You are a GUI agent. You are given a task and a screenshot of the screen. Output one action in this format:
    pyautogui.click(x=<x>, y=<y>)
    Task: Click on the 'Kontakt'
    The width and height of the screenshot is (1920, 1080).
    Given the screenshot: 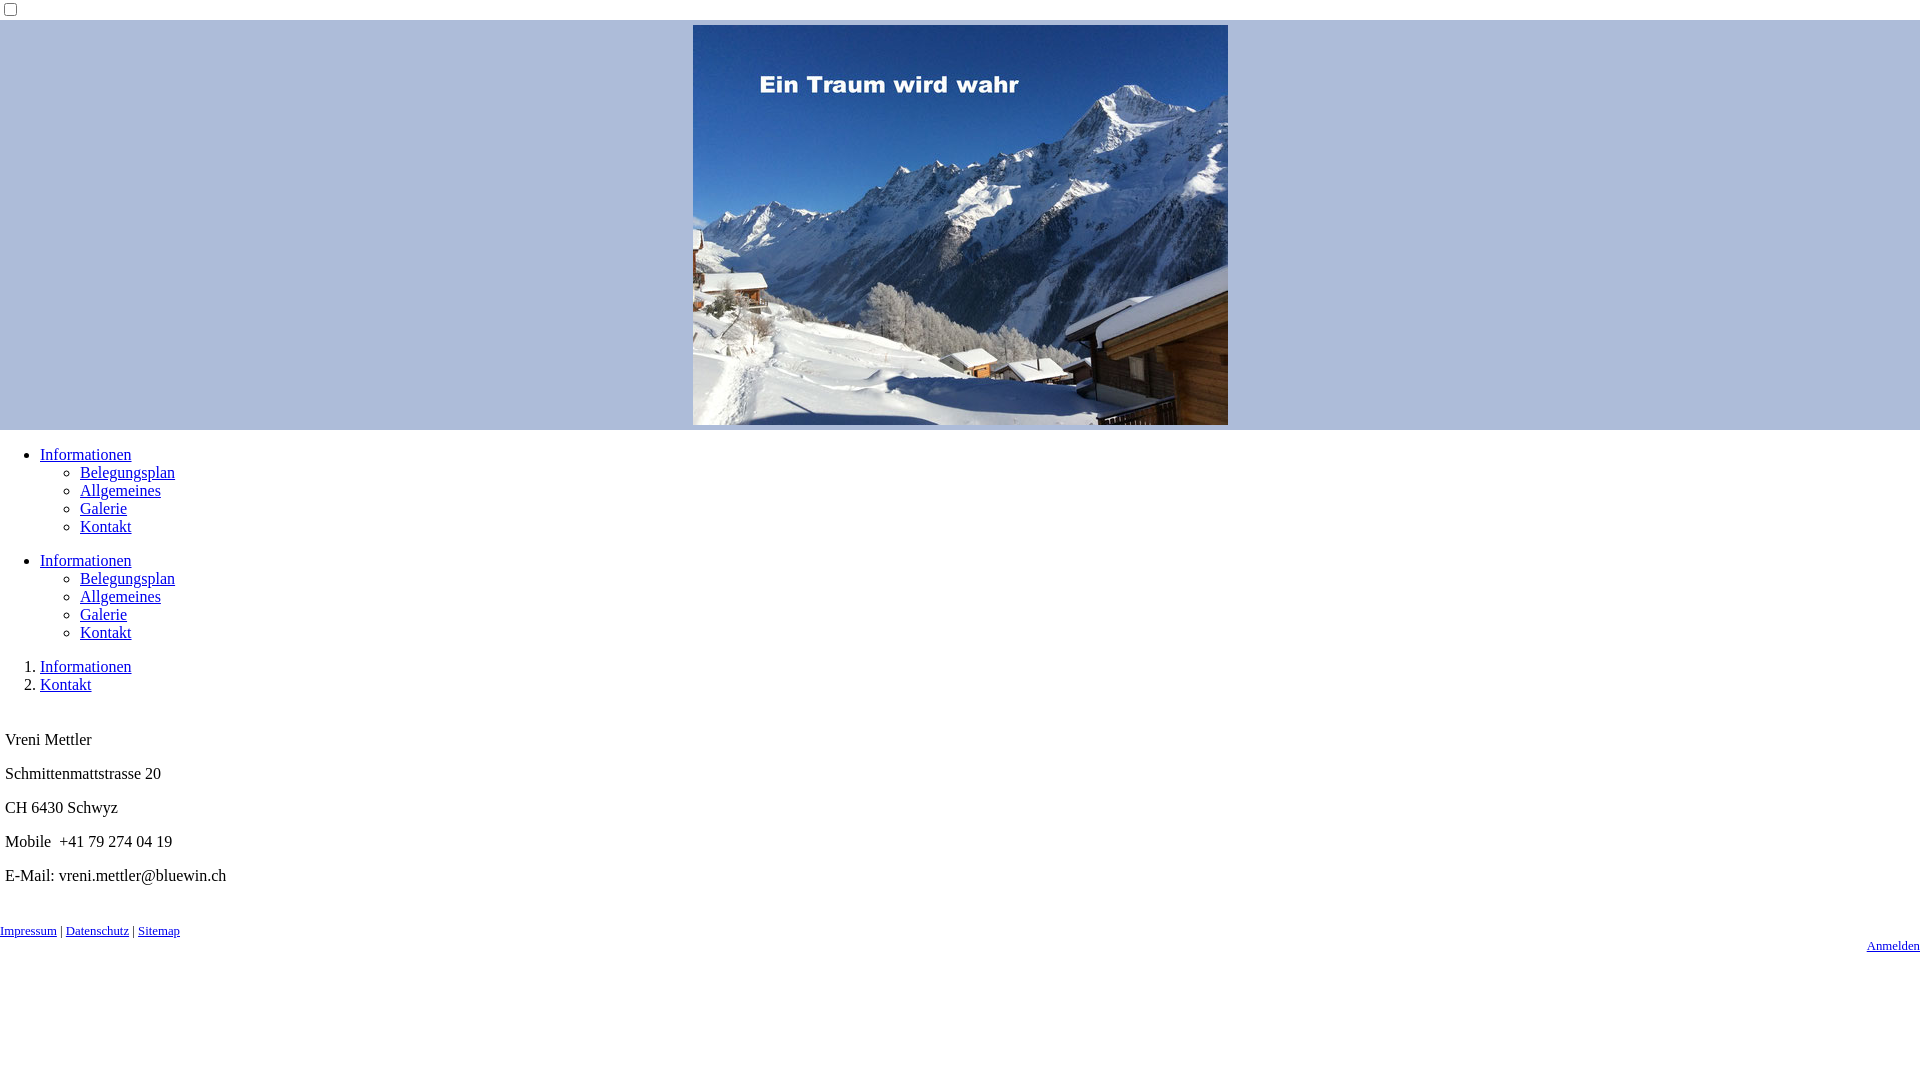 What is the action you would take?
    pyautogui.click(x=104, y=632)
    